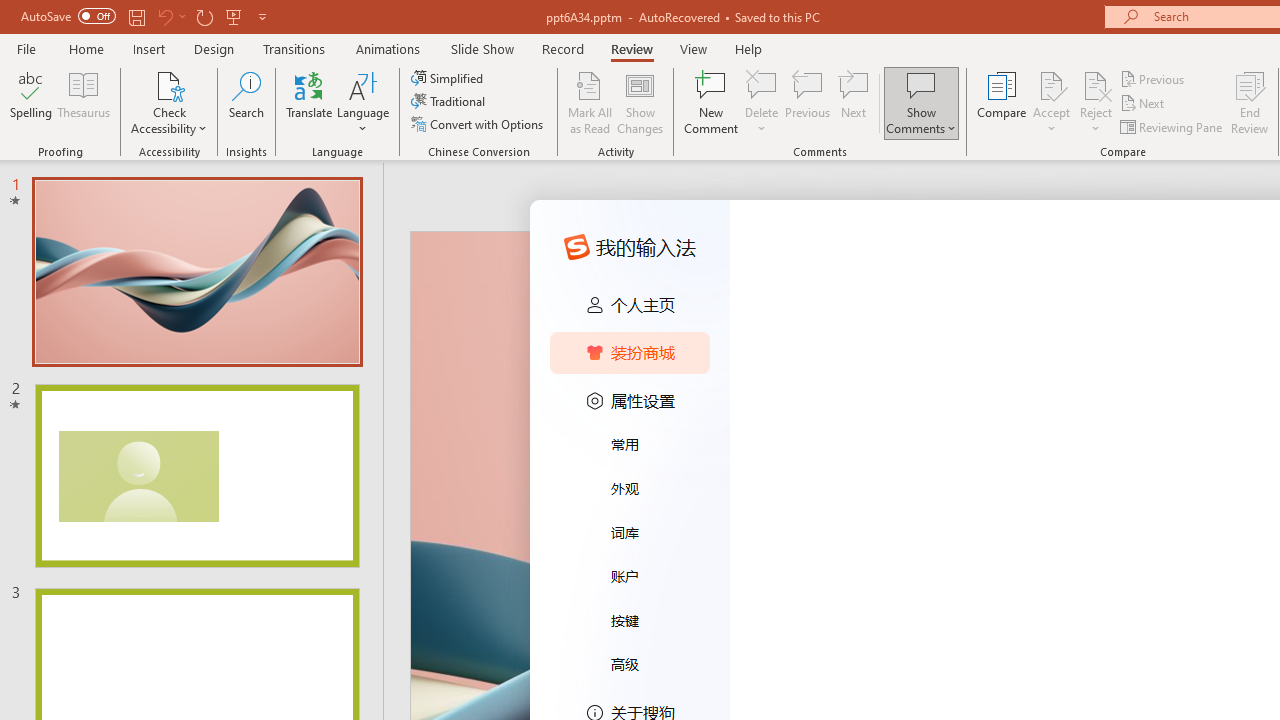 The image size is (1280, 720). What do you see at coordinates (1050, 84) in the screenshot?
I see `'Accept Change'` at bounding box center [1050, 84].